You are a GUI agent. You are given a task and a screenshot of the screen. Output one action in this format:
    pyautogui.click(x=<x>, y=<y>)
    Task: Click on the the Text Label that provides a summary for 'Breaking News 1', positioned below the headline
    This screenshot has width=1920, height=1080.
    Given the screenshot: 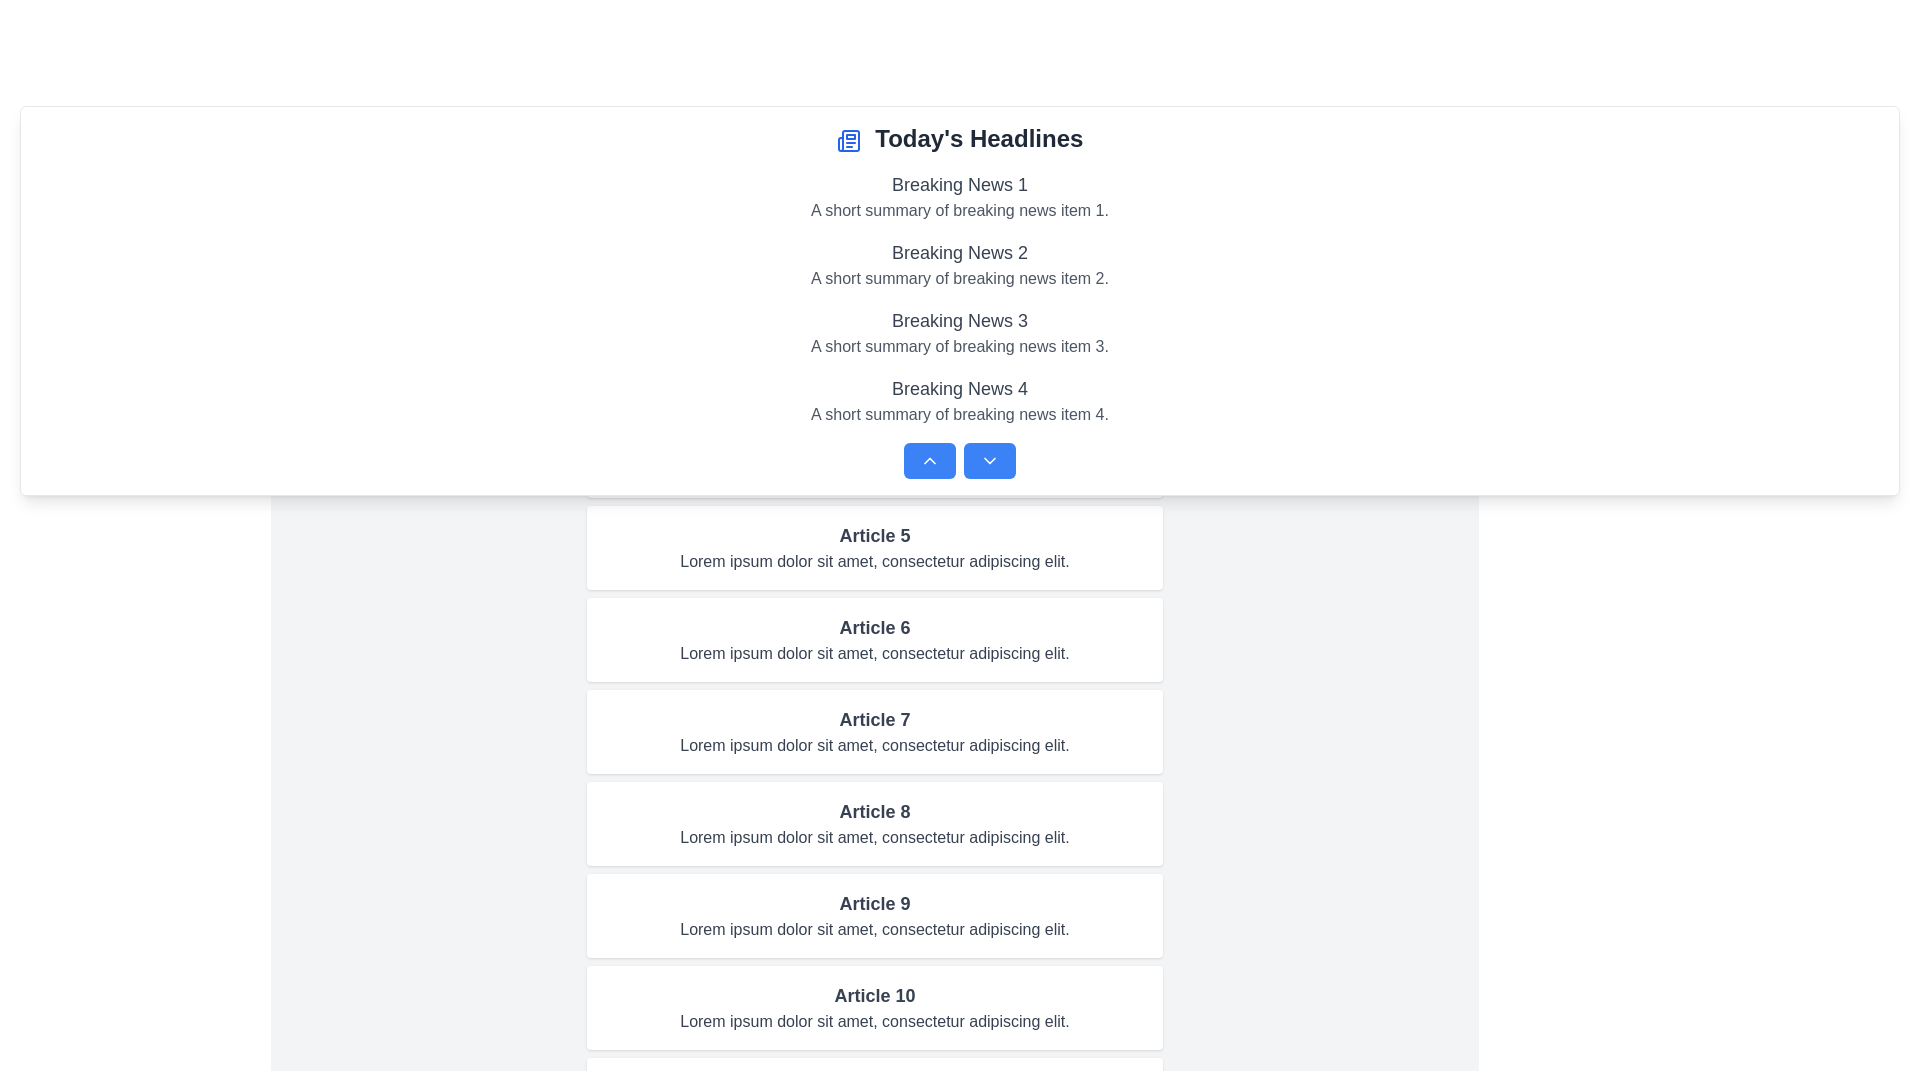 What is the action you would take?
    pyautogui.click(x=960, y=211)
    